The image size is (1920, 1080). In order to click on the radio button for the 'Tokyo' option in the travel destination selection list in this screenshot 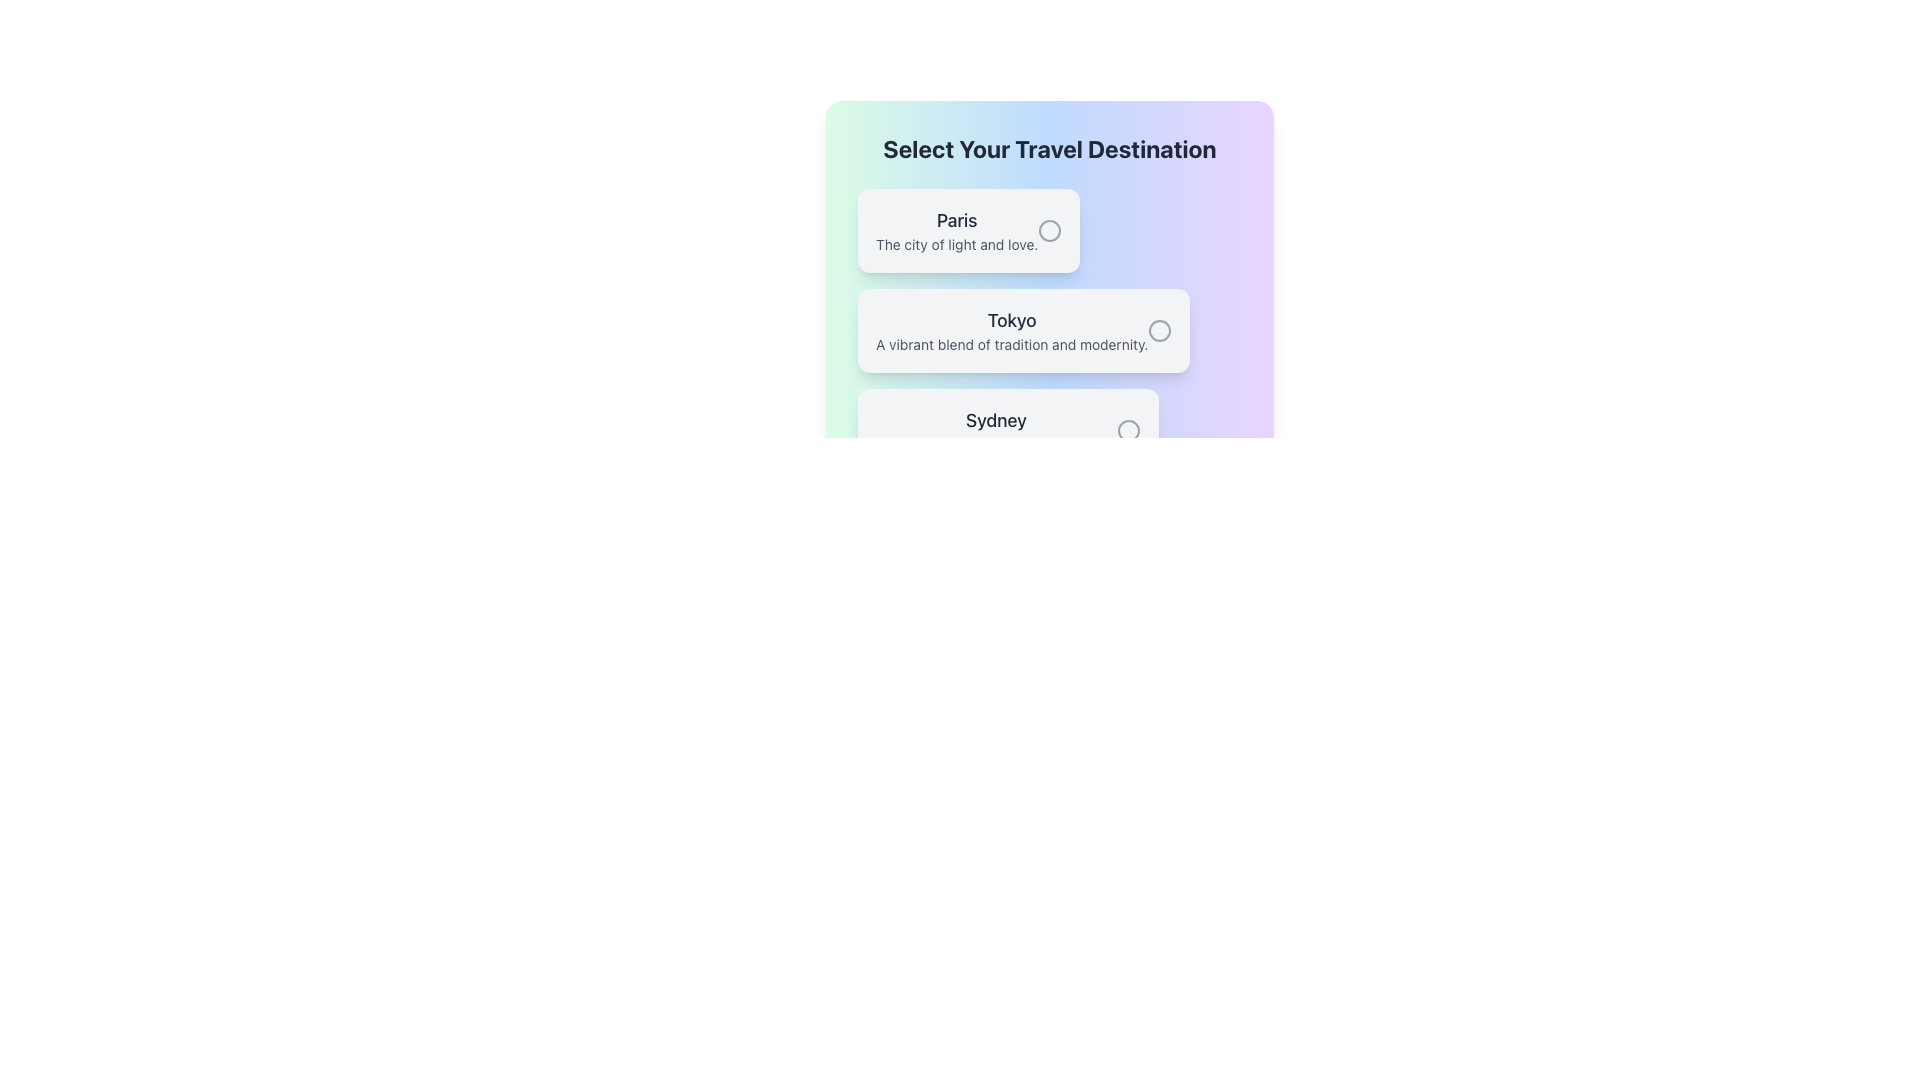, I will do `click(1160, 330)`.